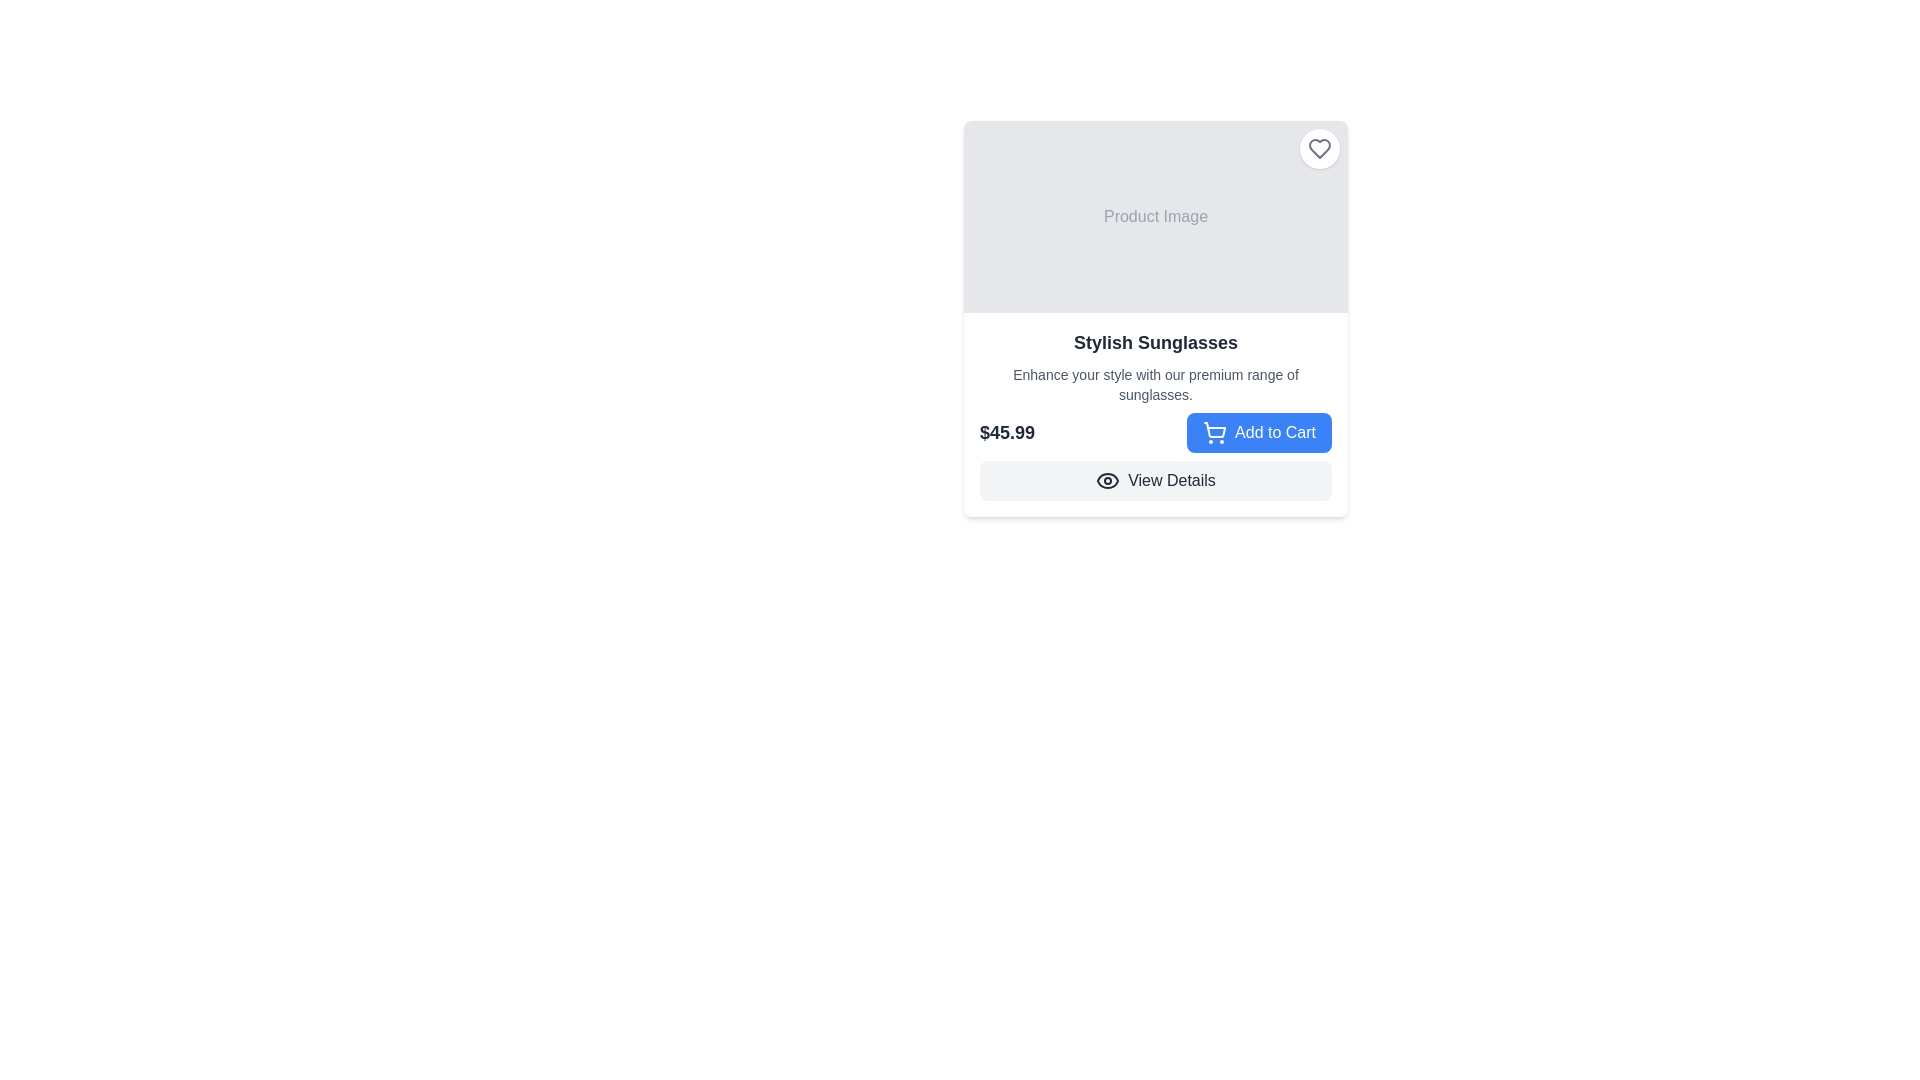  Describe the element at coordinates (1107, 481) in the screenshot. I see `the elliptical outline of the eye icon within the SVG, located in the top-right corner of the product information card` at that location.